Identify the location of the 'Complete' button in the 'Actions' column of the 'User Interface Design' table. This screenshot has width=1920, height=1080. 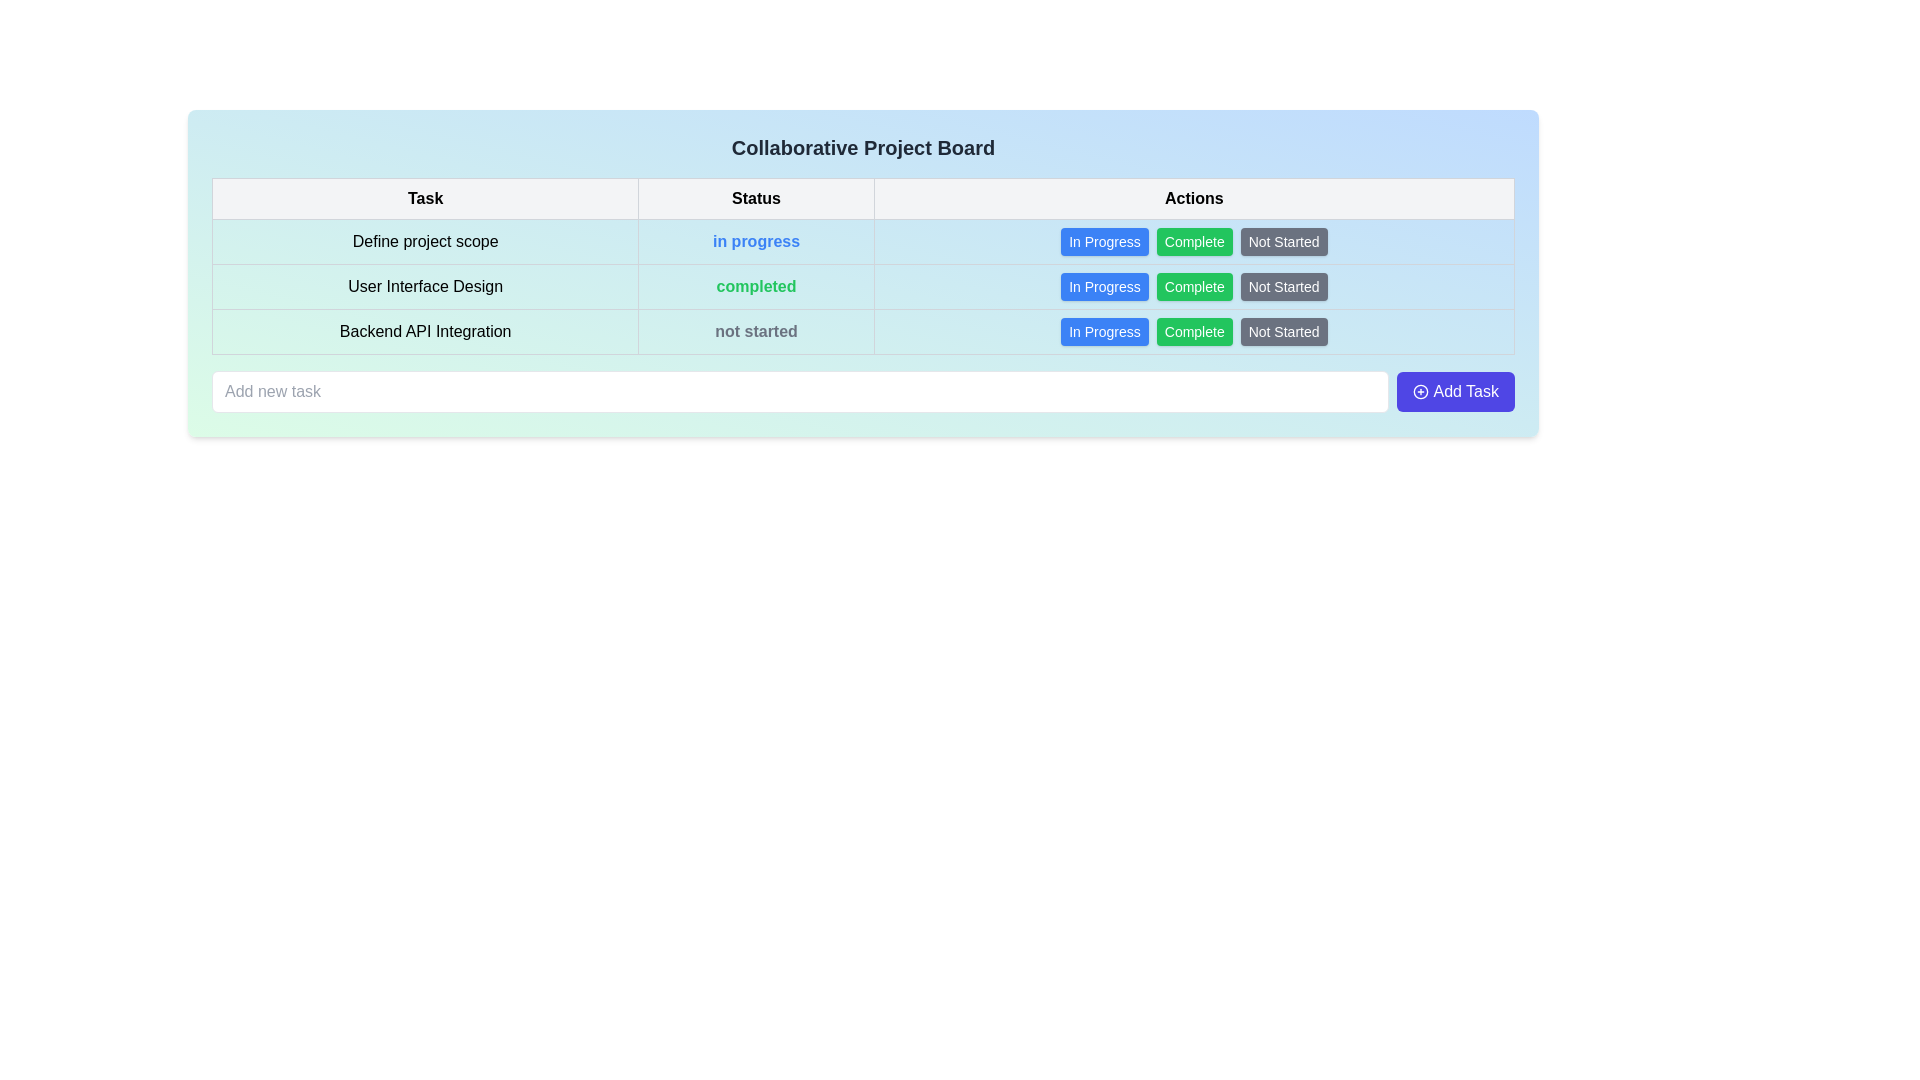
(1194, 286).